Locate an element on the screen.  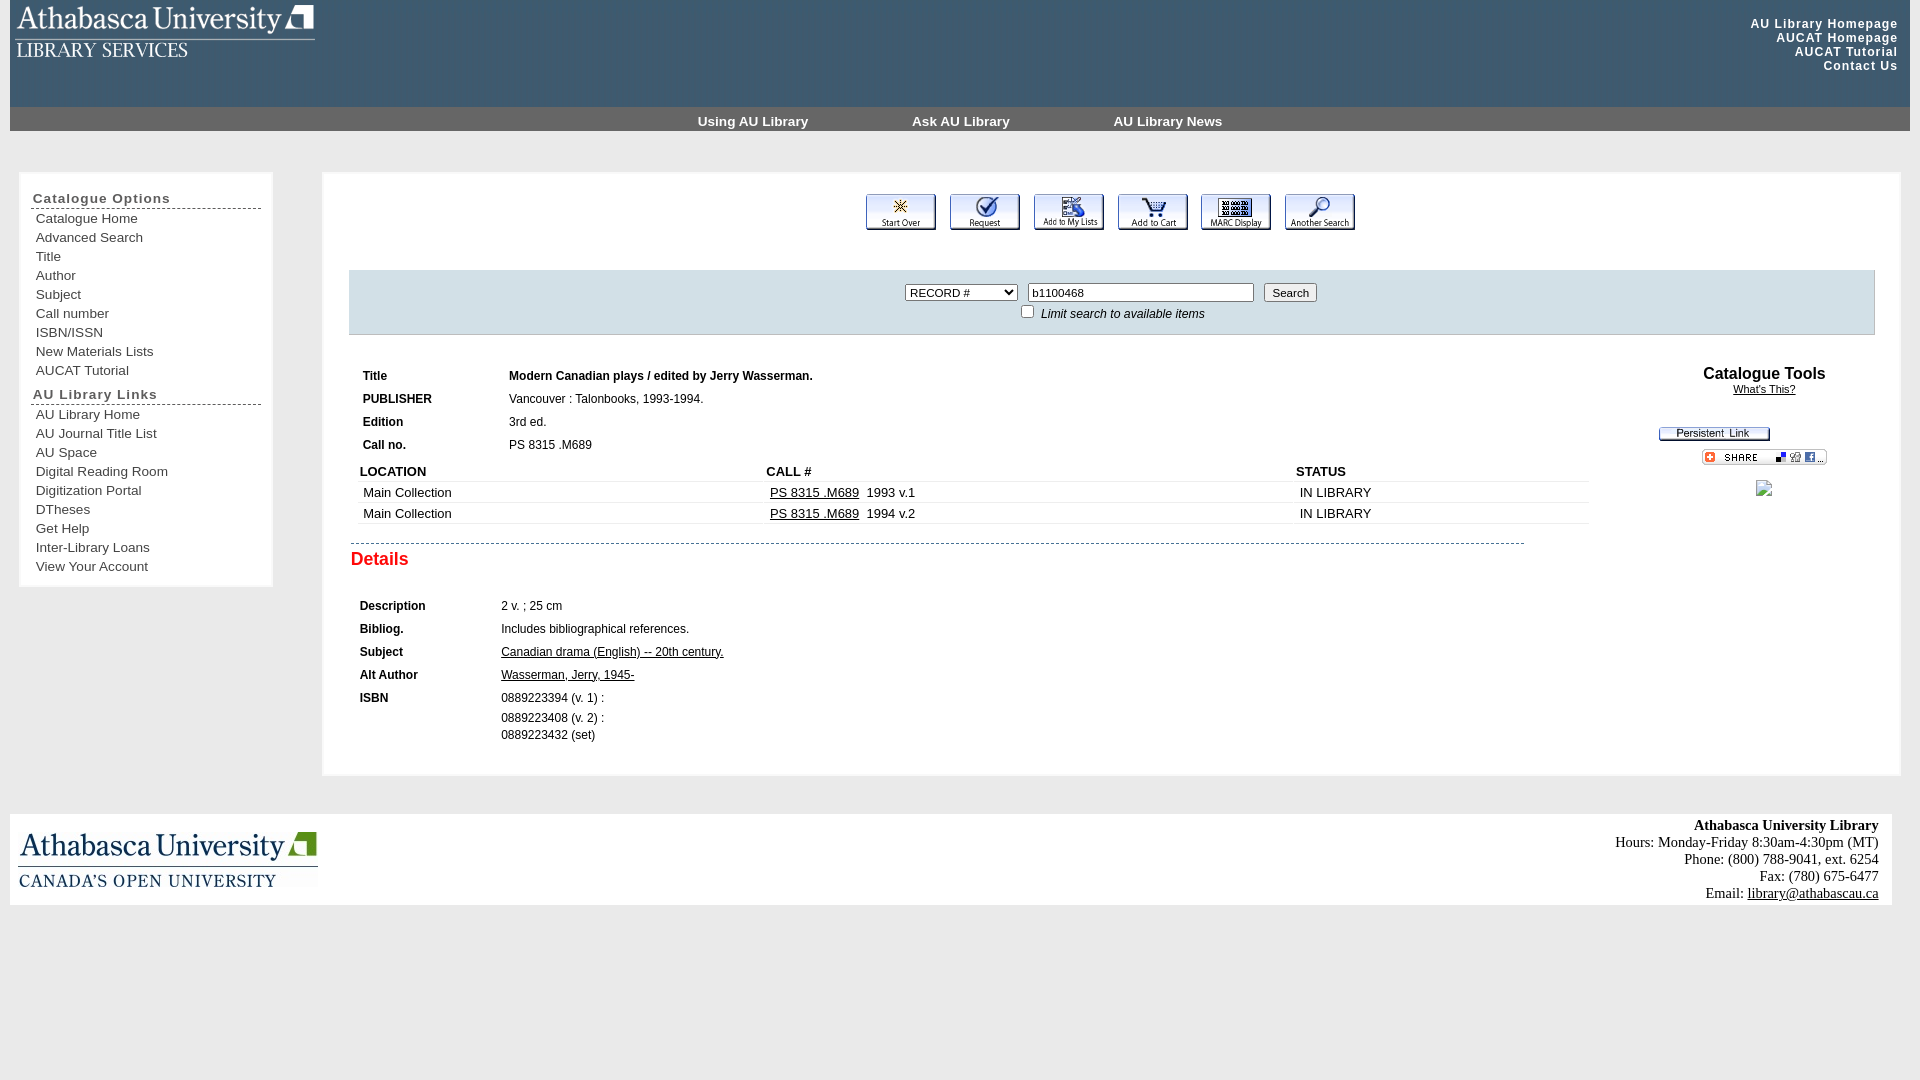
'Call number' is located at coordinates (35, 313).